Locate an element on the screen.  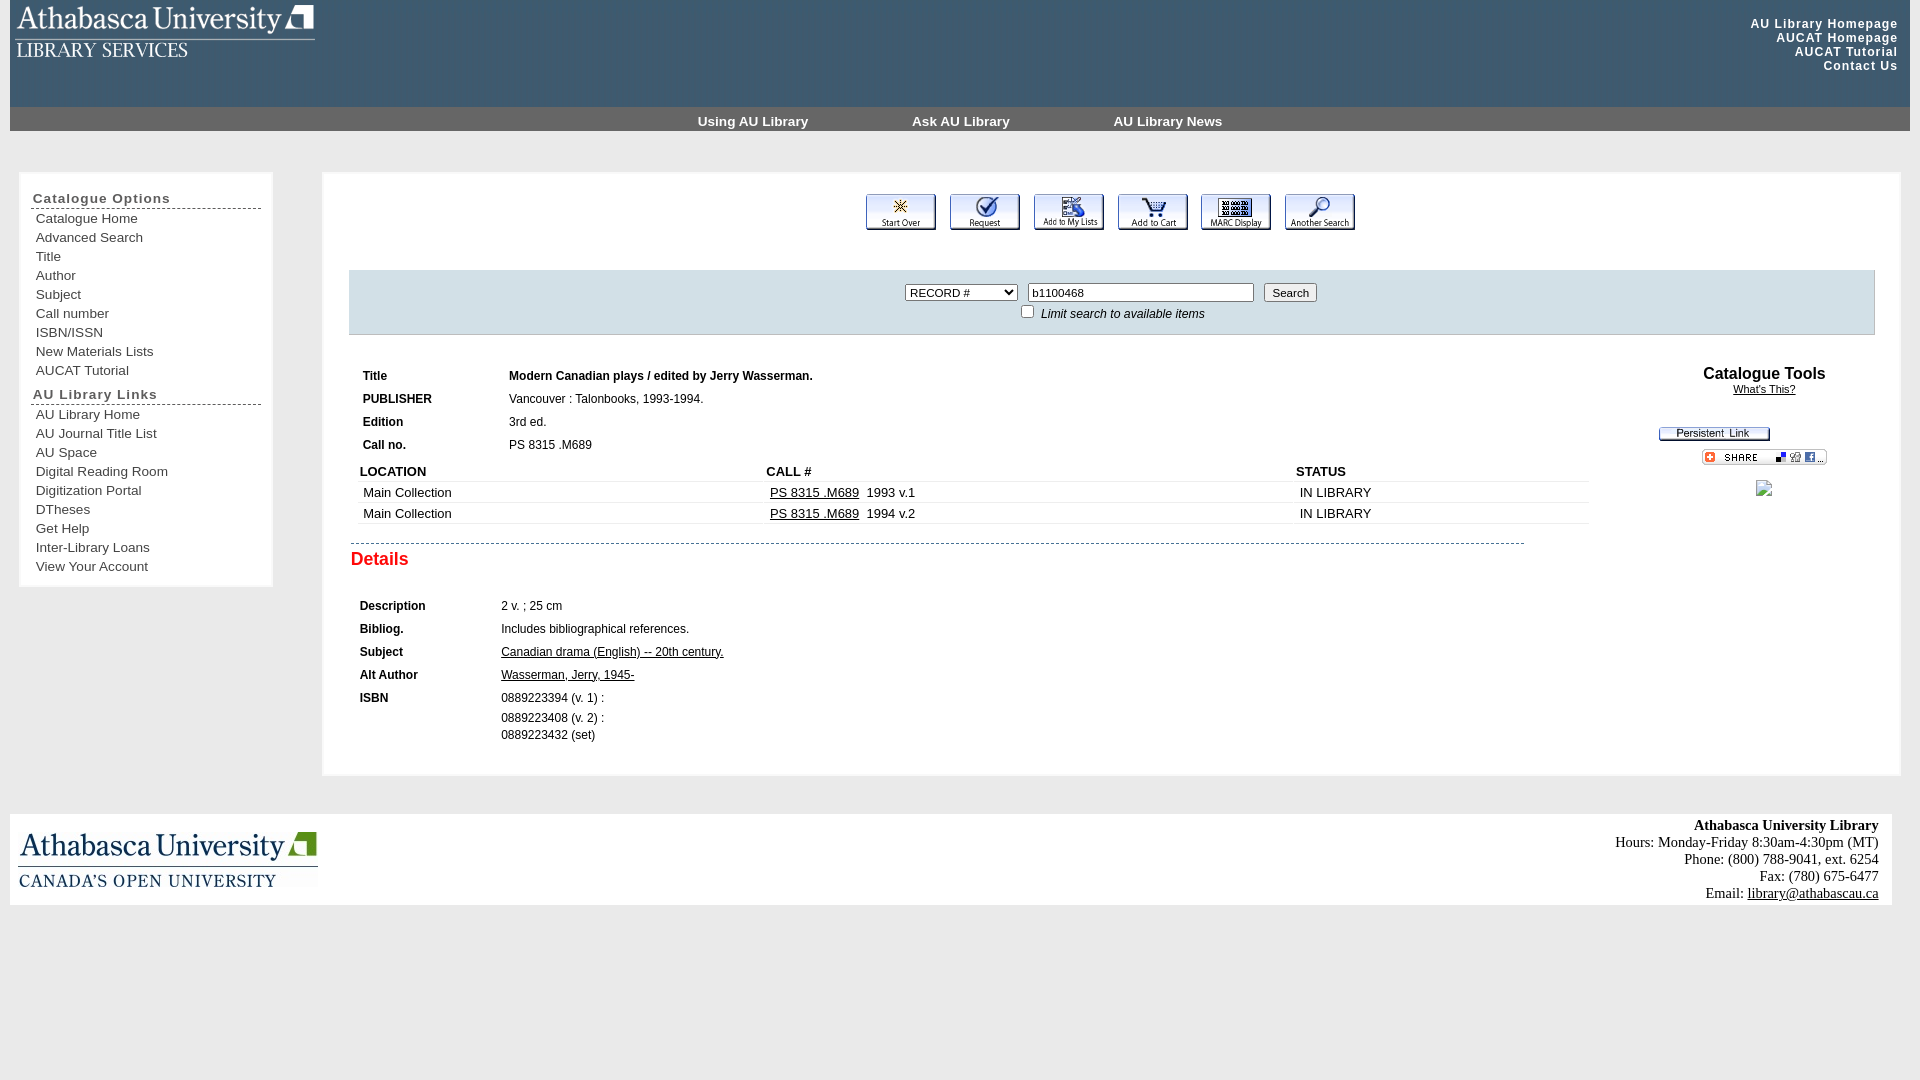
'Call number' is located at coordinates (35, 313).